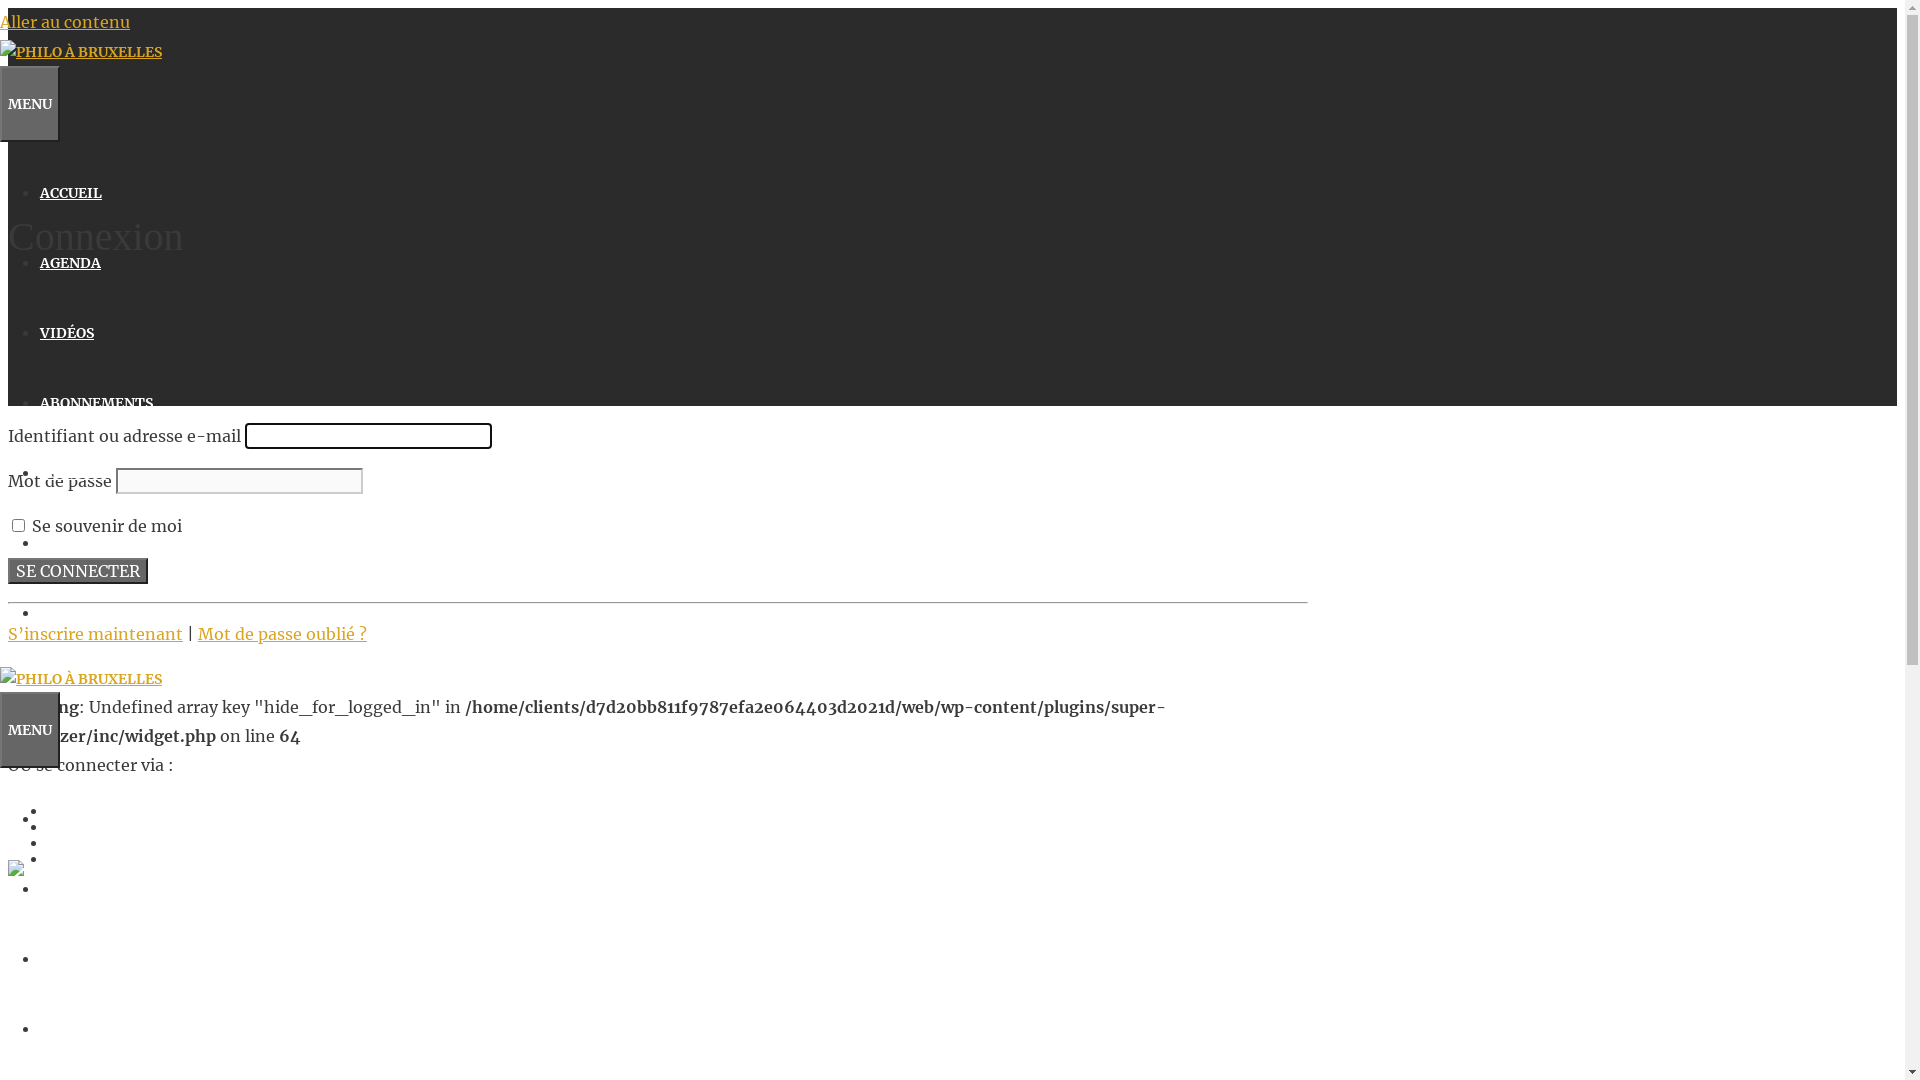  I want to click on 'AGENDA', so click(70, 887).